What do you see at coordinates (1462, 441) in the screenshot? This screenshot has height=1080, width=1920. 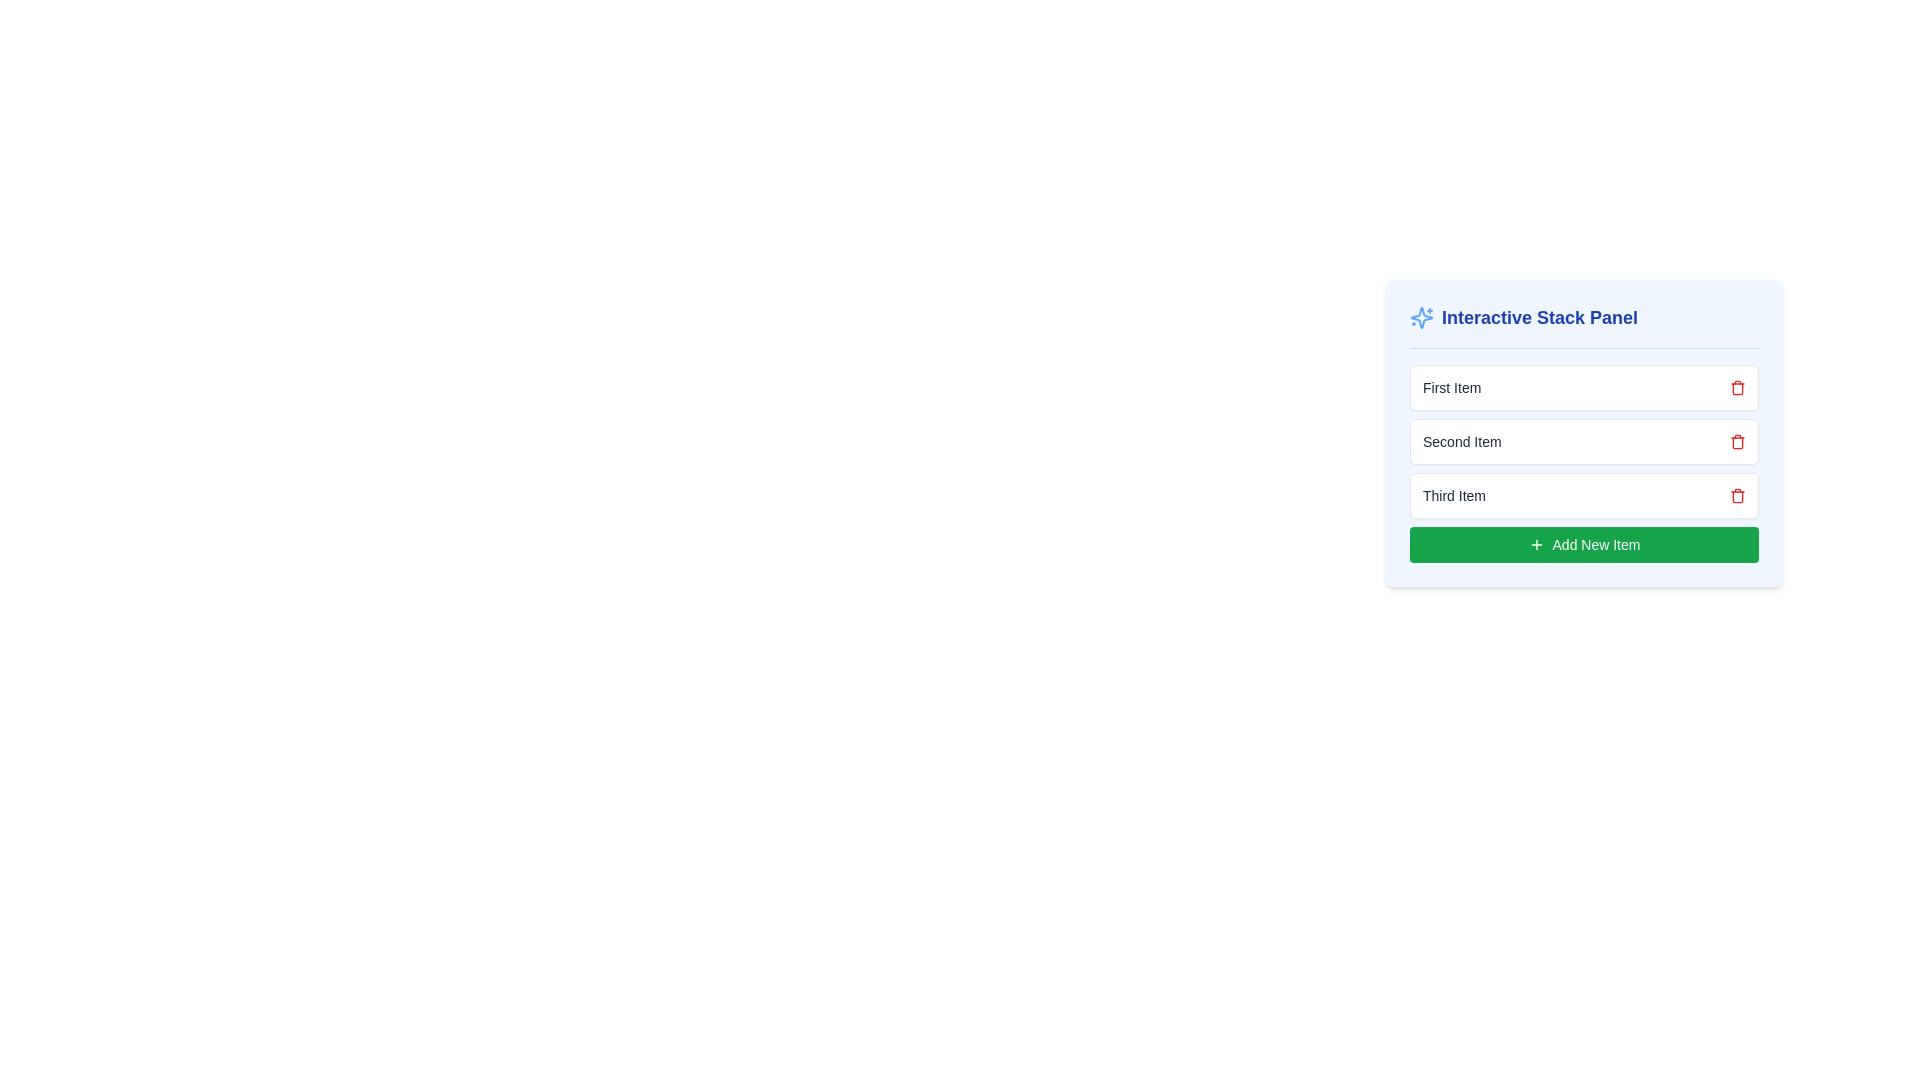 I see `the second text label in the list which provides context or information to the user, located in the right side of the window` at bounding box center [1462, 441].